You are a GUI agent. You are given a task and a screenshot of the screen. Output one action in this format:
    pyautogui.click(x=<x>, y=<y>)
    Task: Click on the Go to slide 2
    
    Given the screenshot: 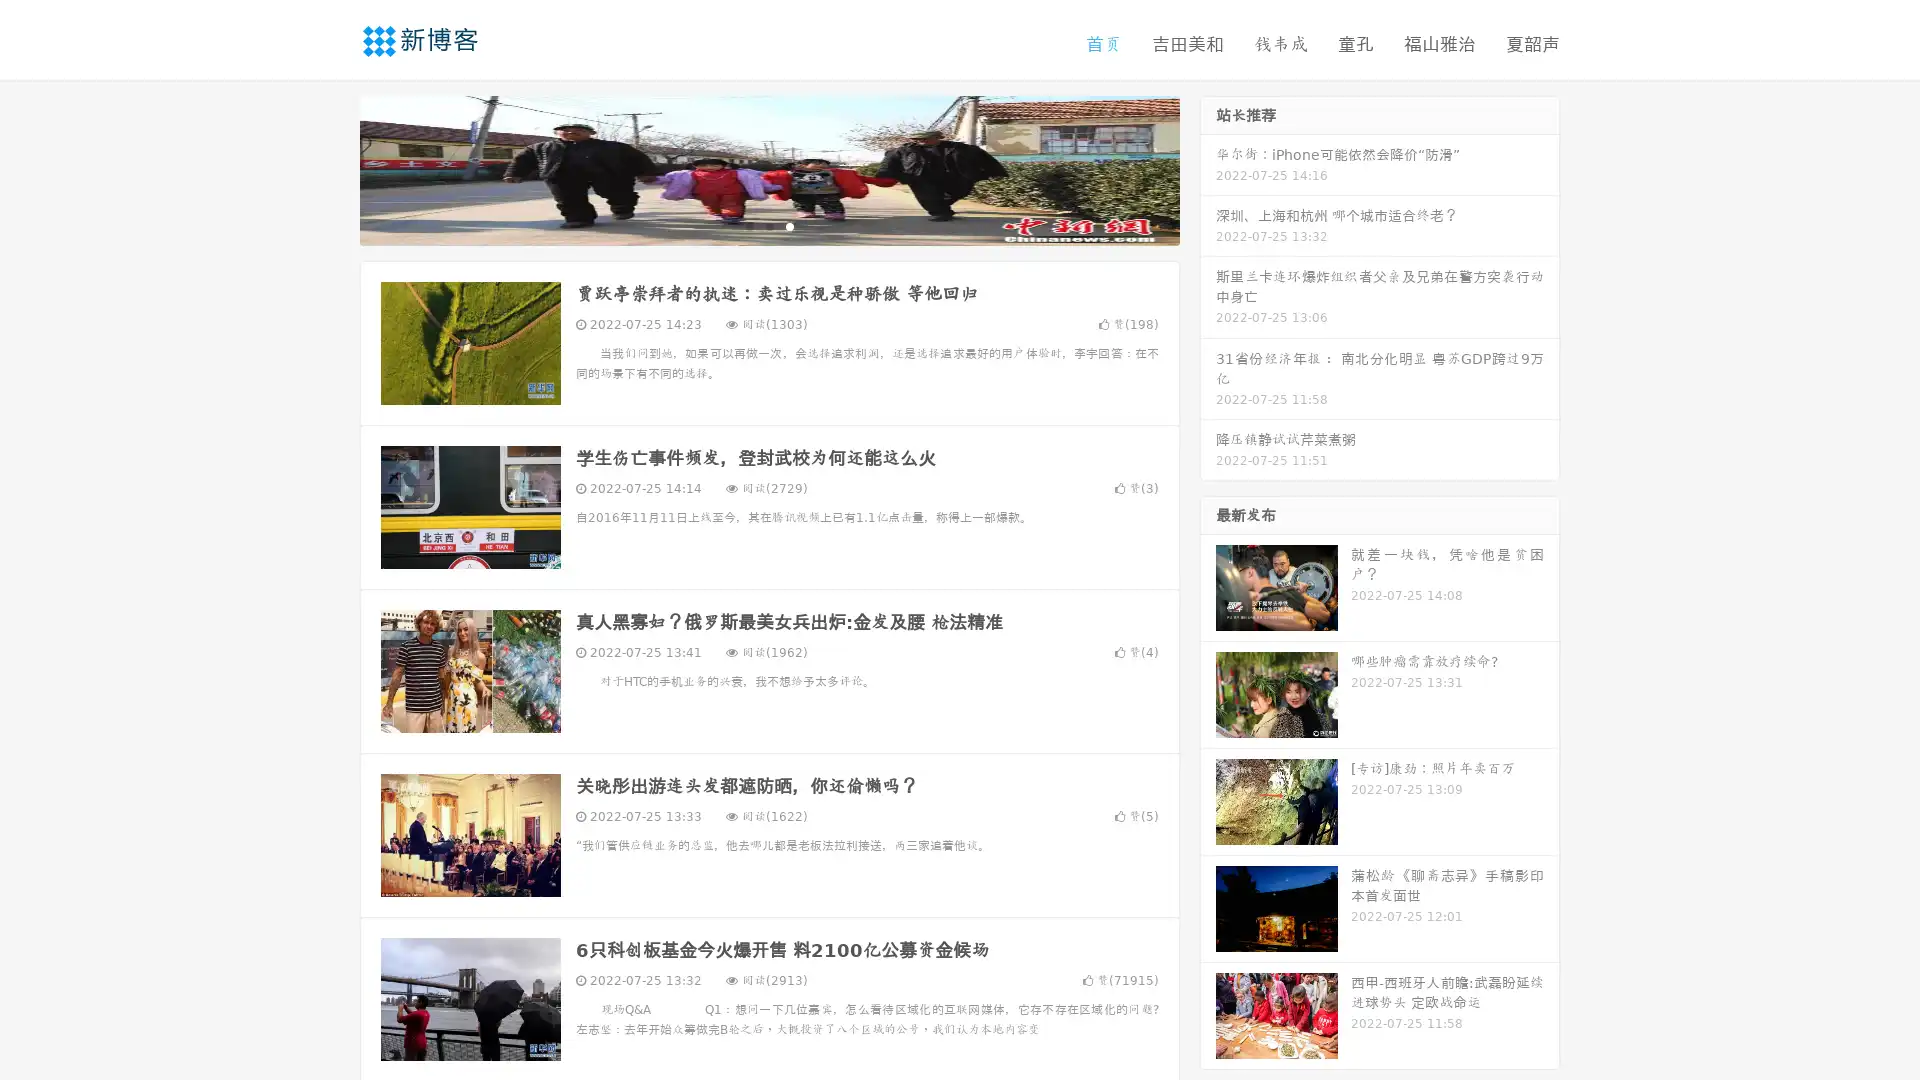 What is the action you would take?
    pyautogui.click(x=768, y=225)
    